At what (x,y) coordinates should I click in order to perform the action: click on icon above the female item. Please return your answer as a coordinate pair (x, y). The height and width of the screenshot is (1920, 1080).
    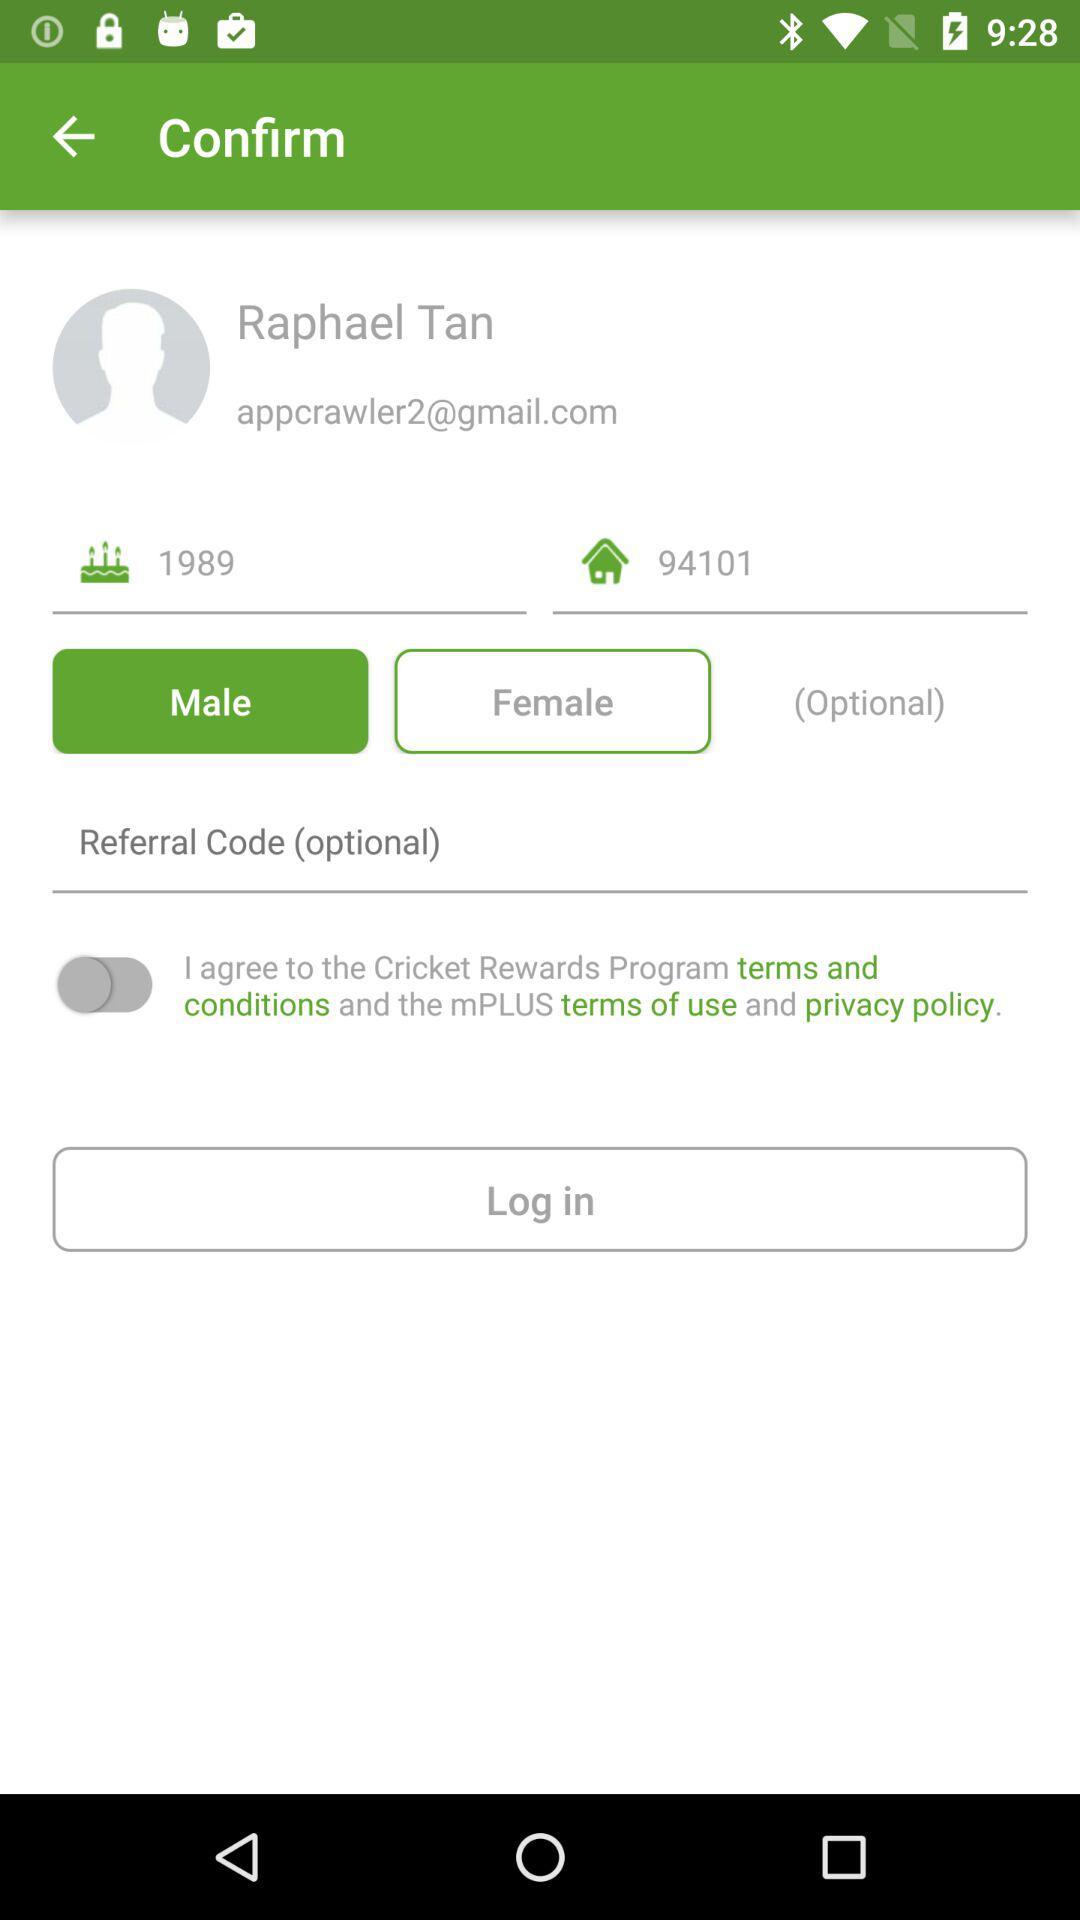
    Looking at the image, I should click on (842, 560).